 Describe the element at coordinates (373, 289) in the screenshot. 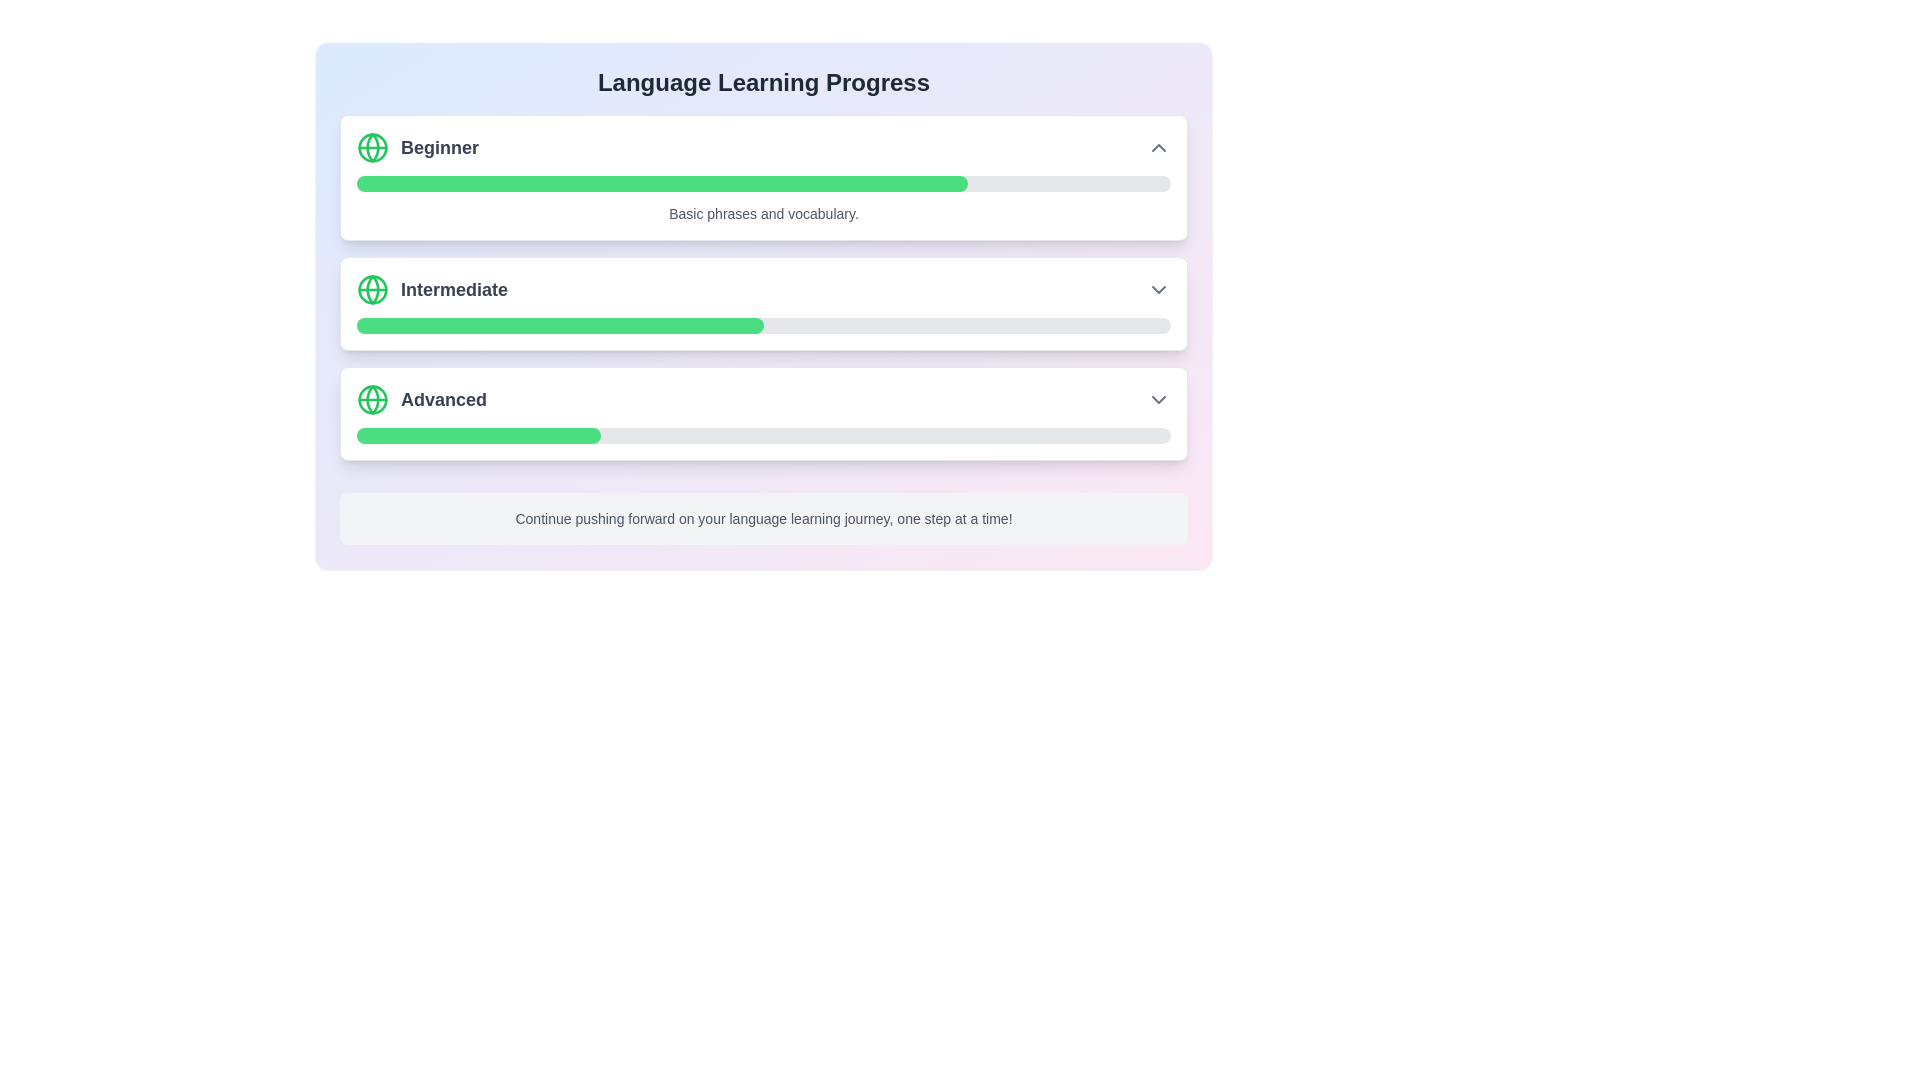

I see `the green circle icon that is the main part of the globe icon located to the immediate left of the text 'Intermediate'` at that location.